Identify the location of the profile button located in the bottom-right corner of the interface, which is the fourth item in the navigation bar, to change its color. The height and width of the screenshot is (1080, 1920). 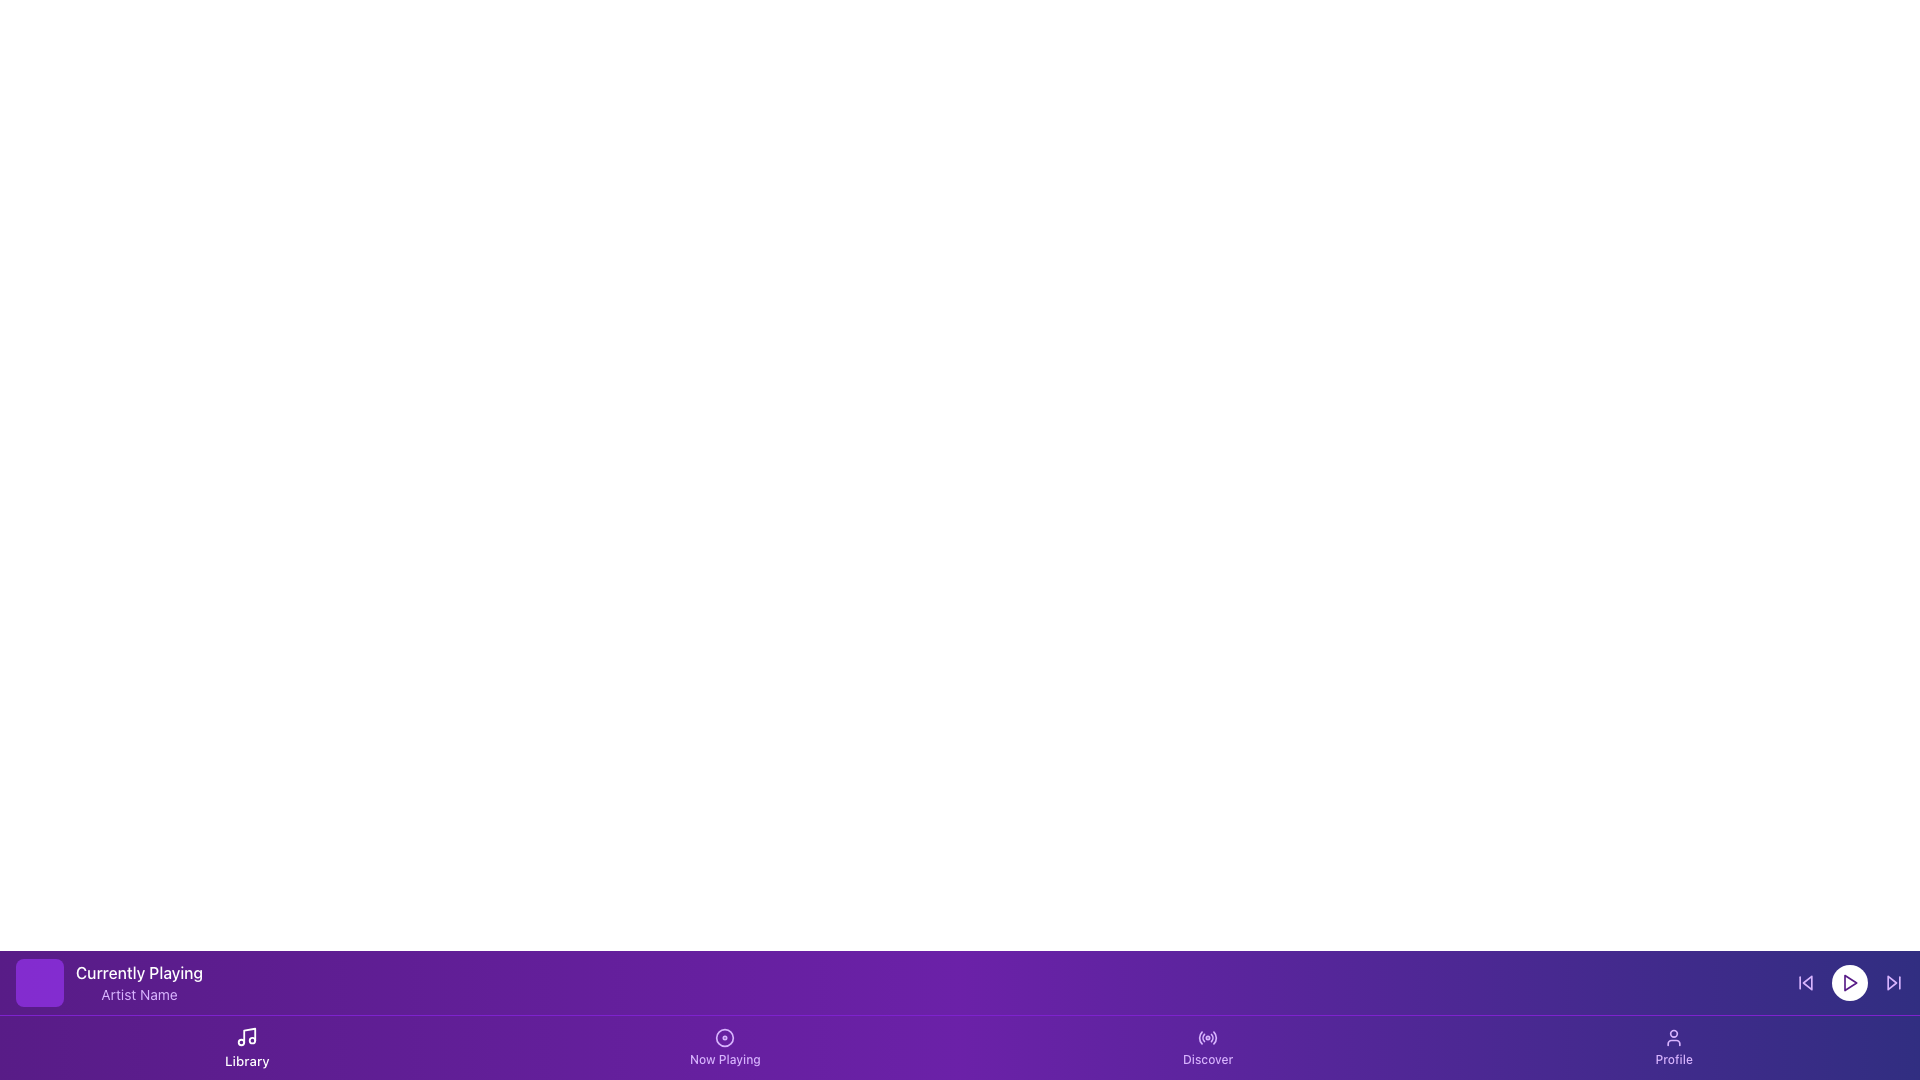
(1674, 1047).